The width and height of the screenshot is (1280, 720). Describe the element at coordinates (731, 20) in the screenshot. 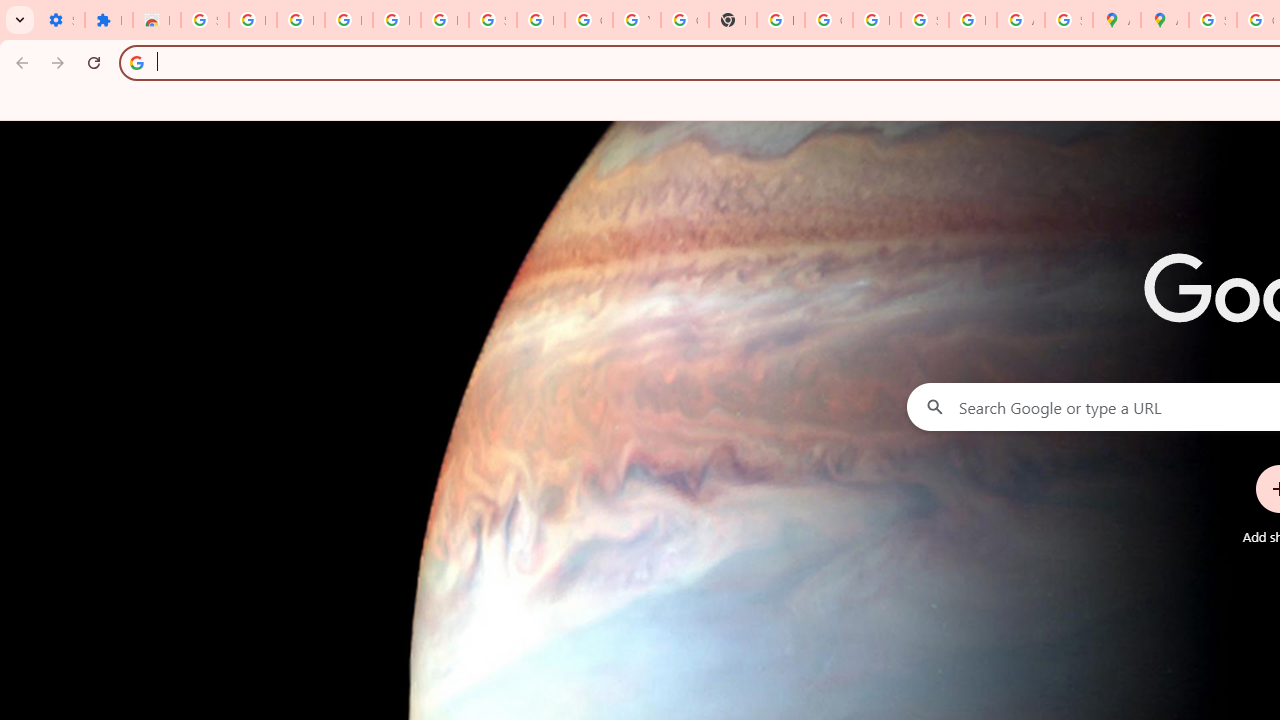

I see `'New Tab'` at that location.